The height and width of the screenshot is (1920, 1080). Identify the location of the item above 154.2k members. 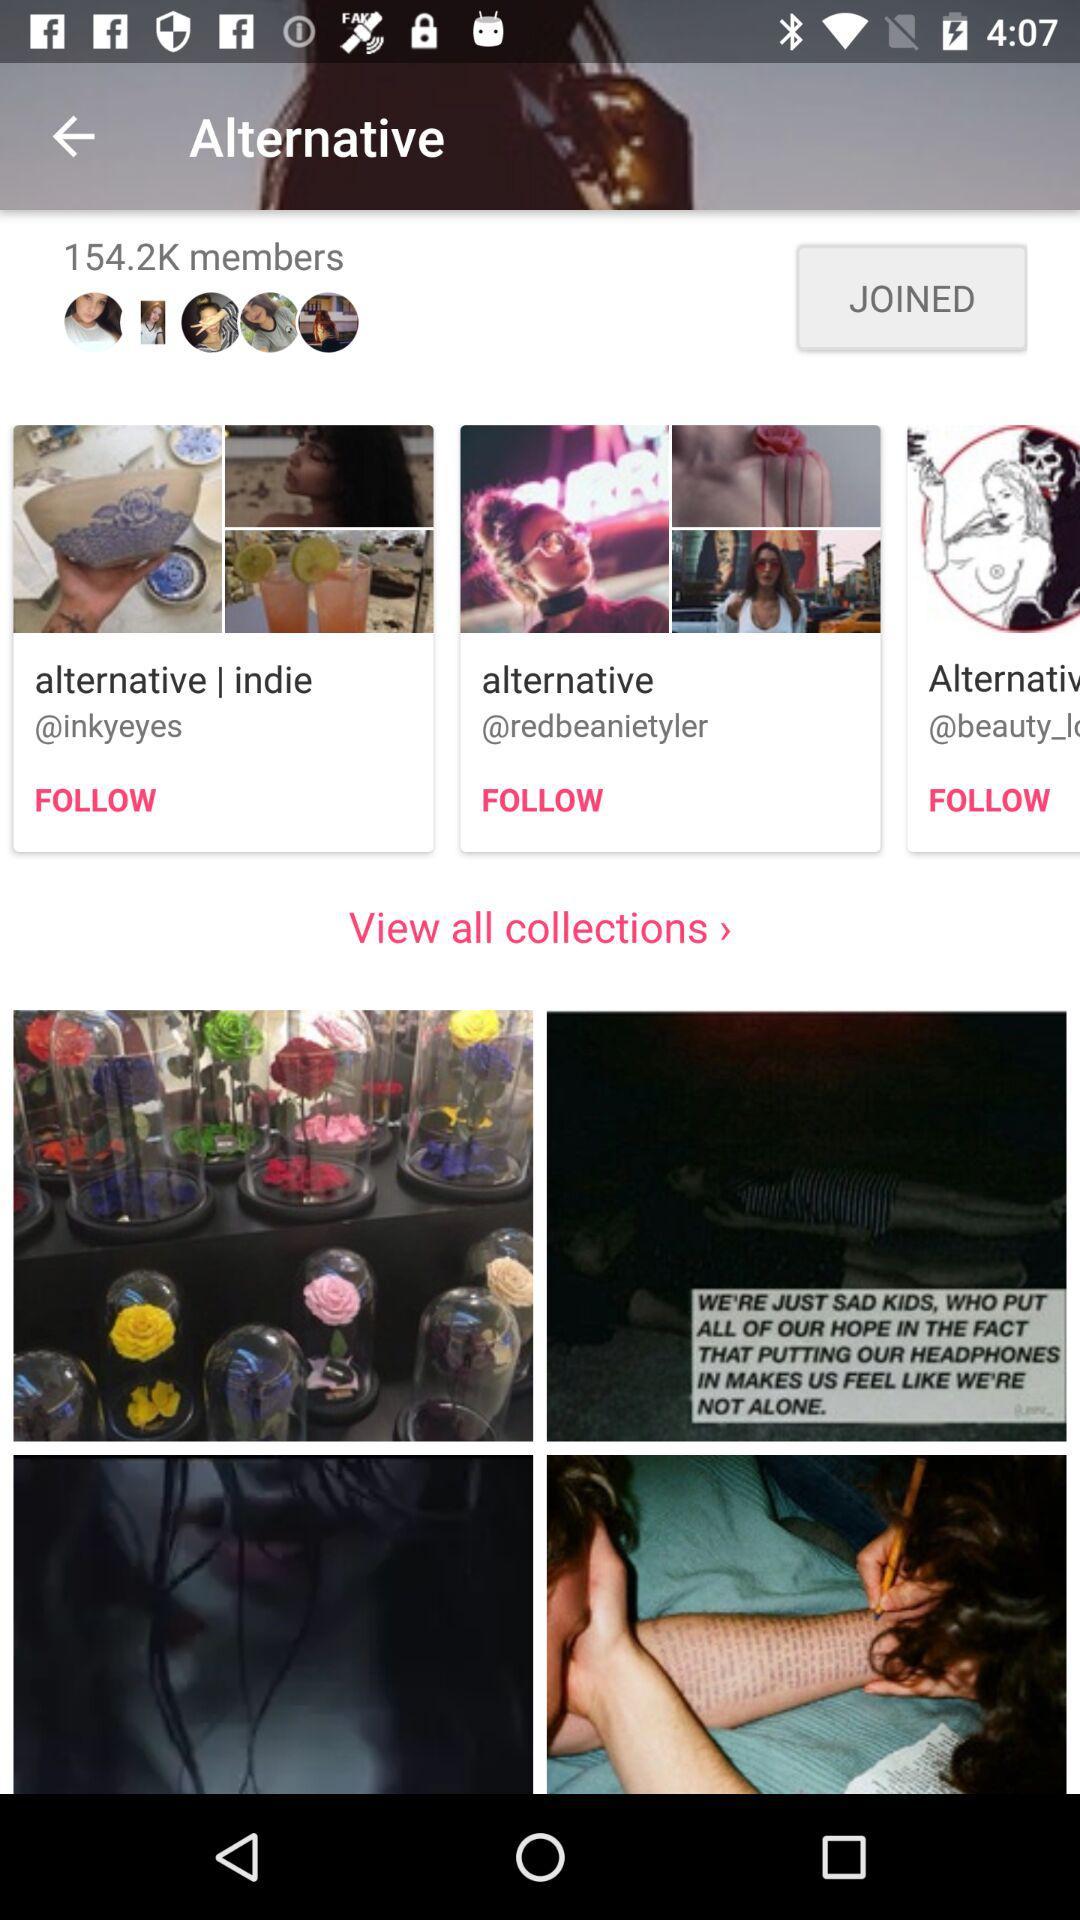
(72, 135).